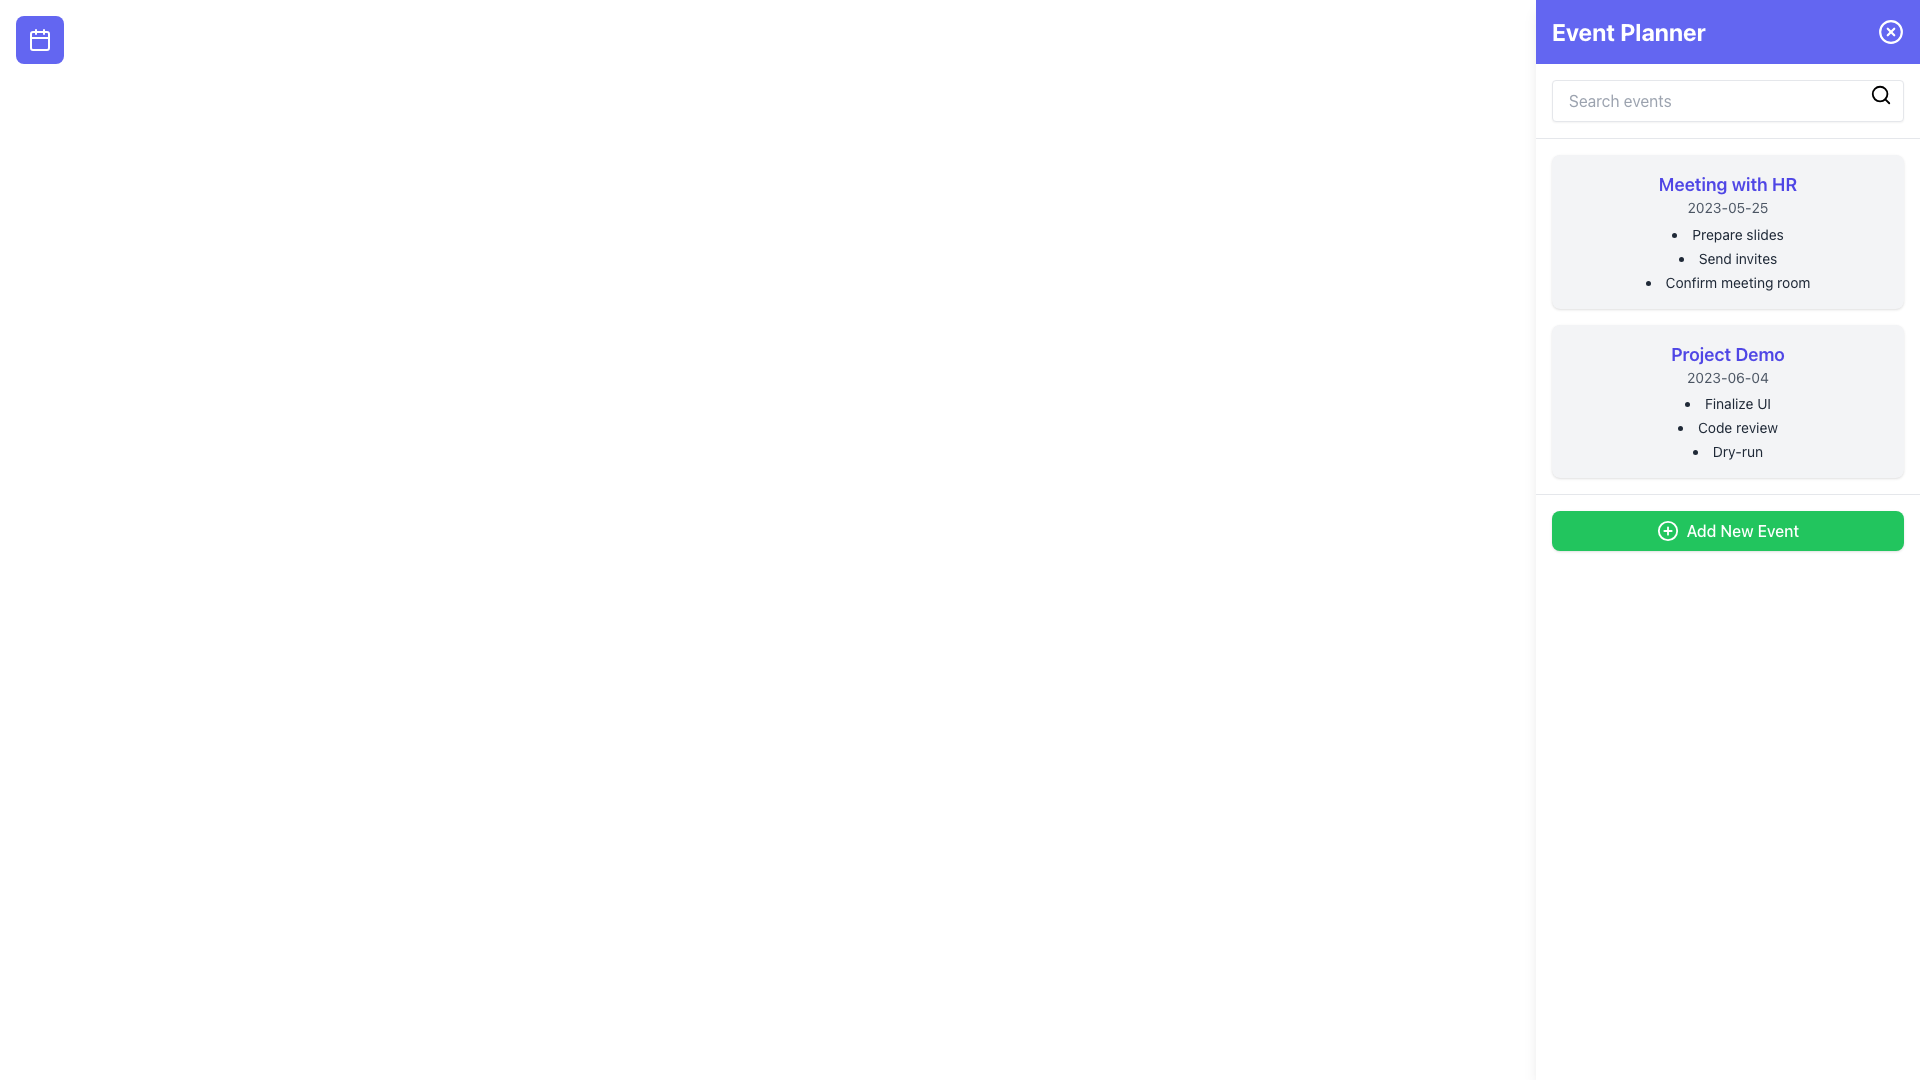 Image resolution: width=1920 pixels, height=1080 pixels. I want to click on the text content that reads 'Prepare slides', which is the first item in the bullet-point list under 'Meeting with HR', so click(1727, 233).